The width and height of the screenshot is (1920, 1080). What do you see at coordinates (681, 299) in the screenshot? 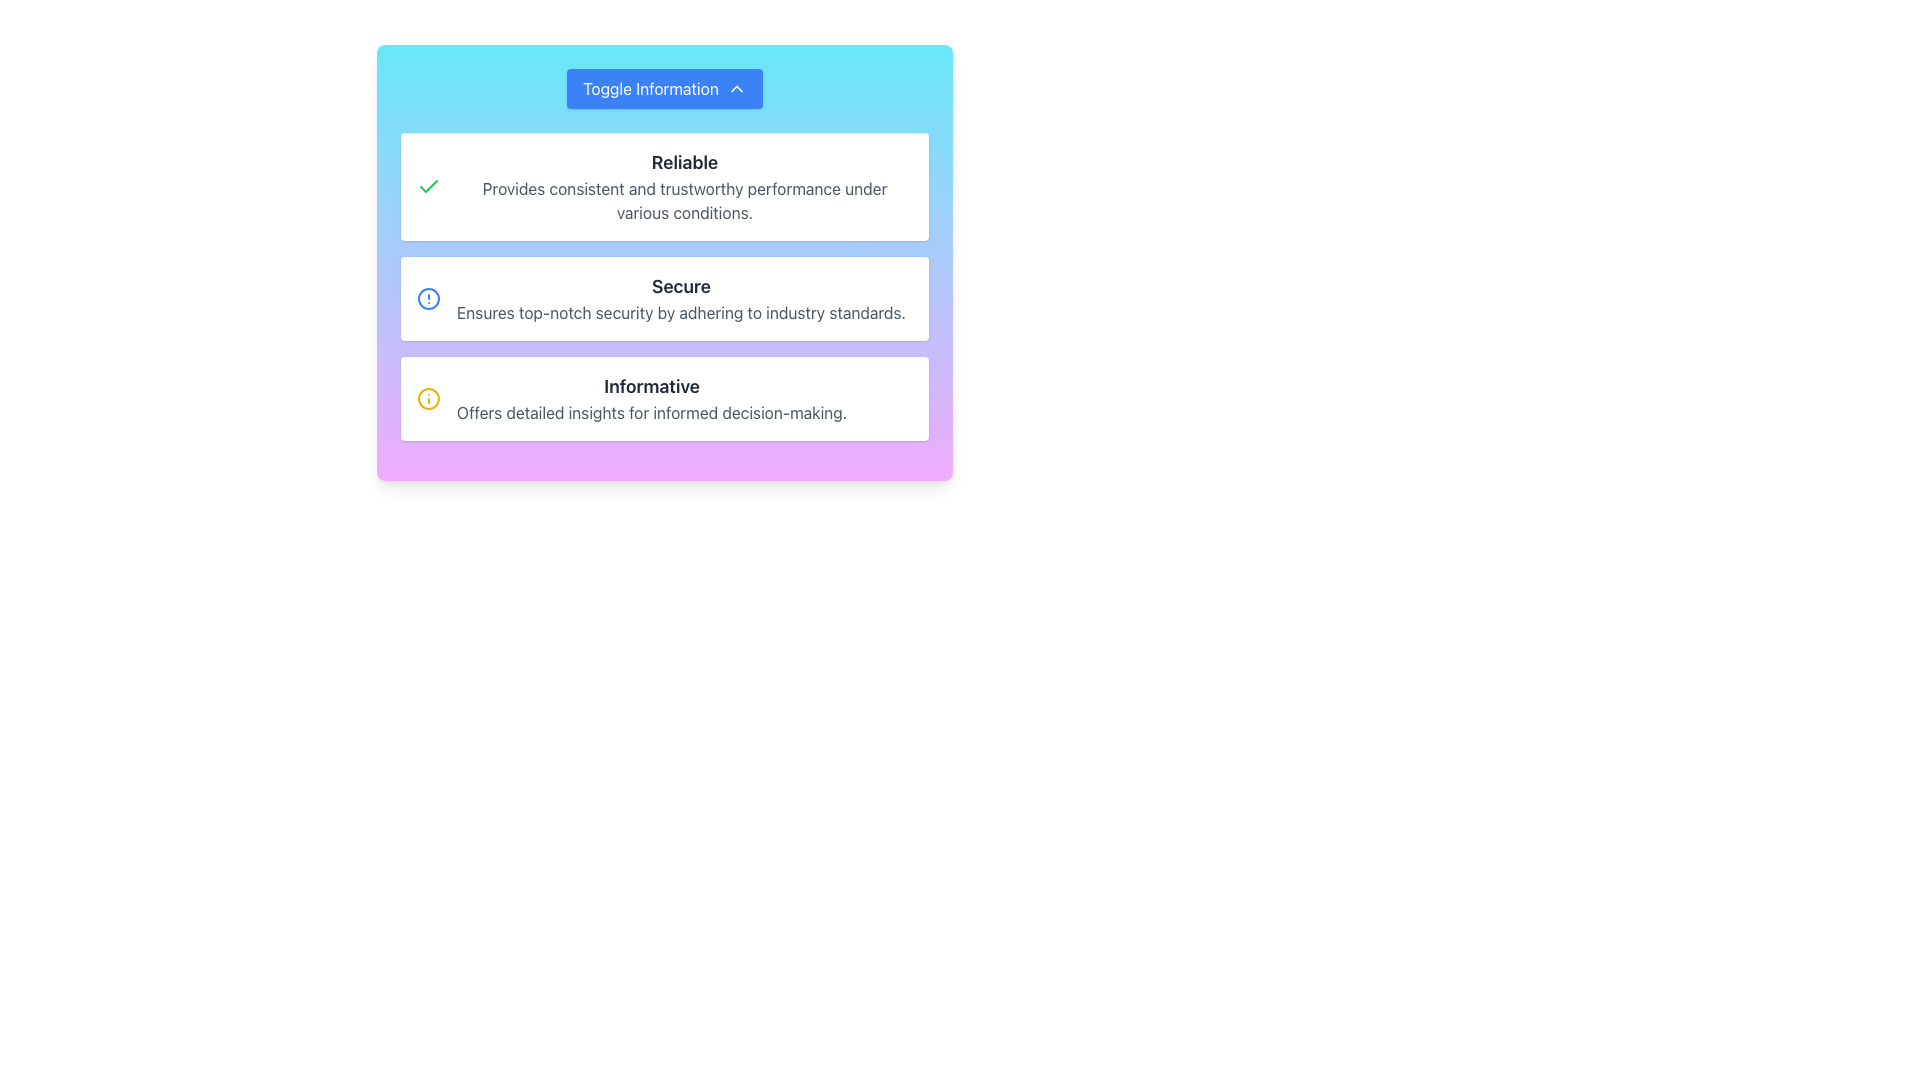
I see `the informational text element that conveys details about security features` at bounding box center [681, 299].